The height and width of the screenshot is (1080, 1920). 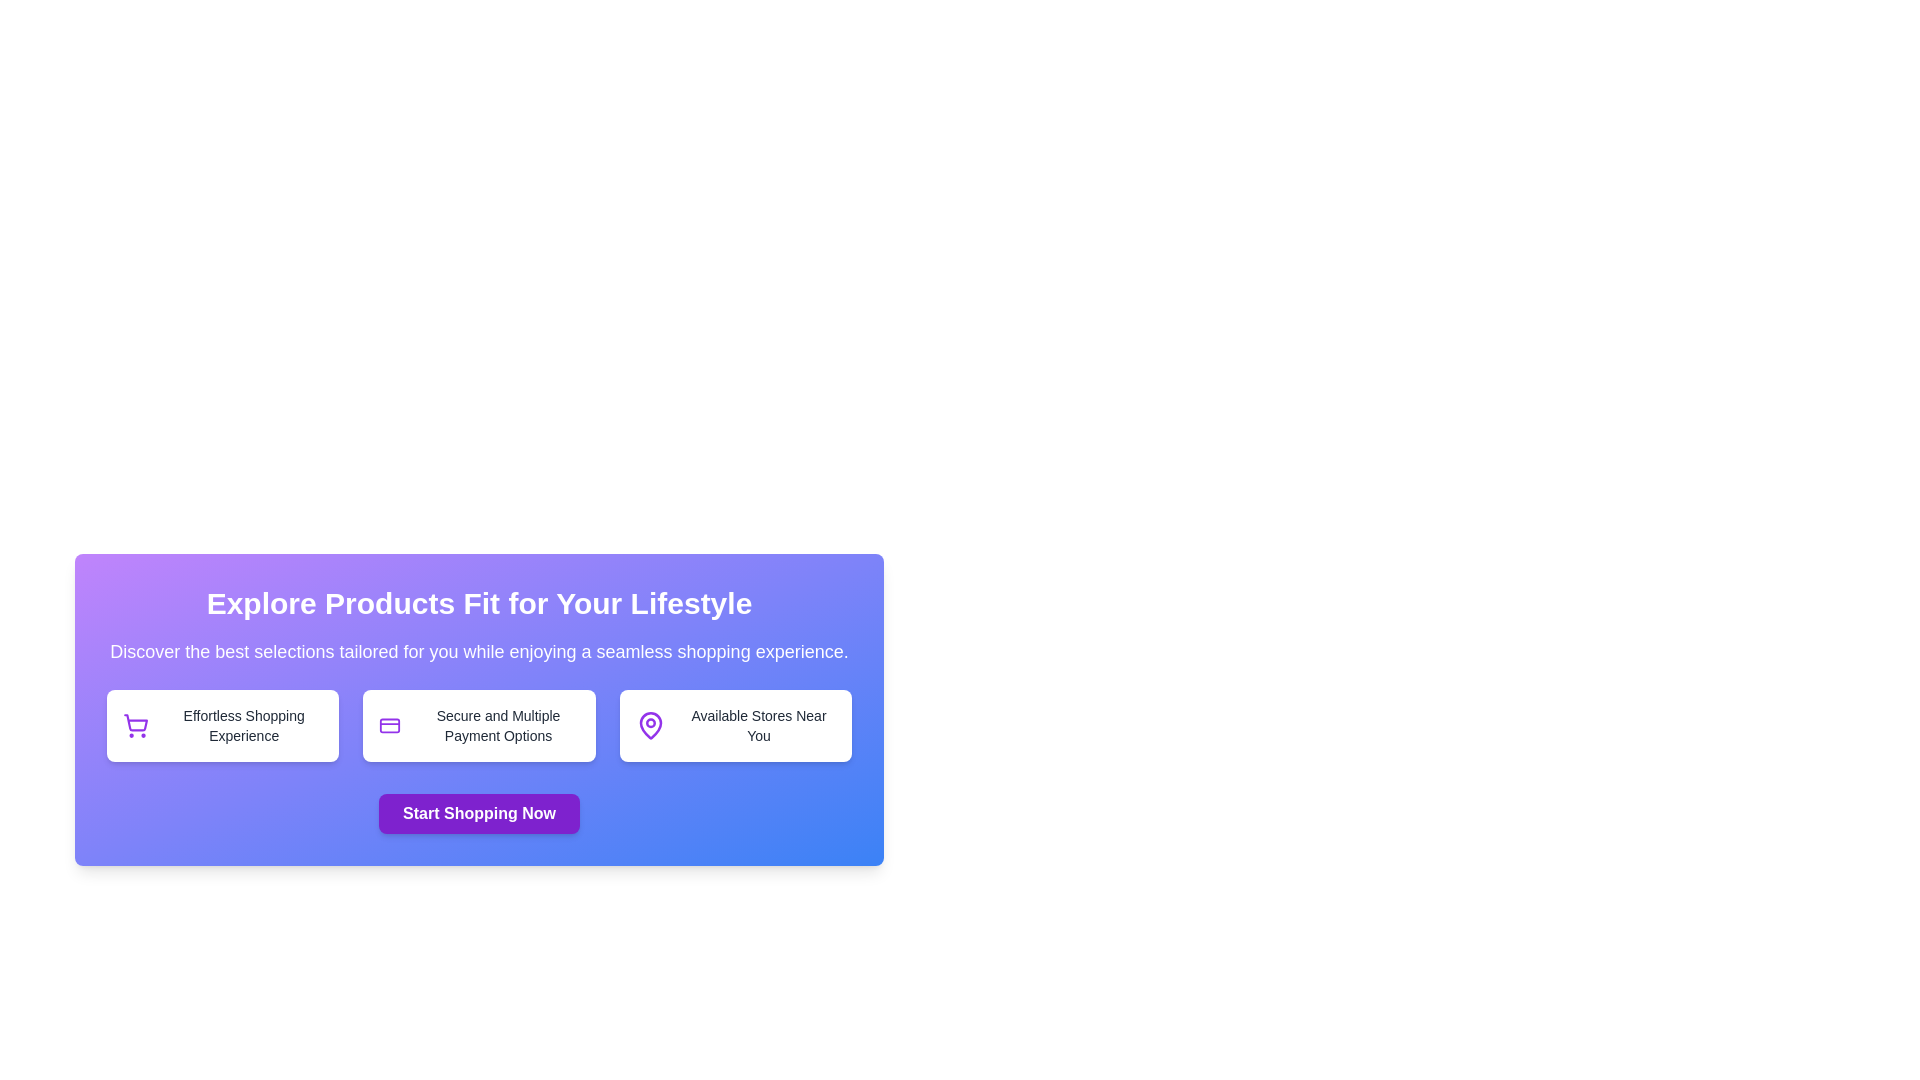 I want to click on information from the Informational Card, which is the first card on the left in a grid layout of three cards, so click(x=223, y=725).